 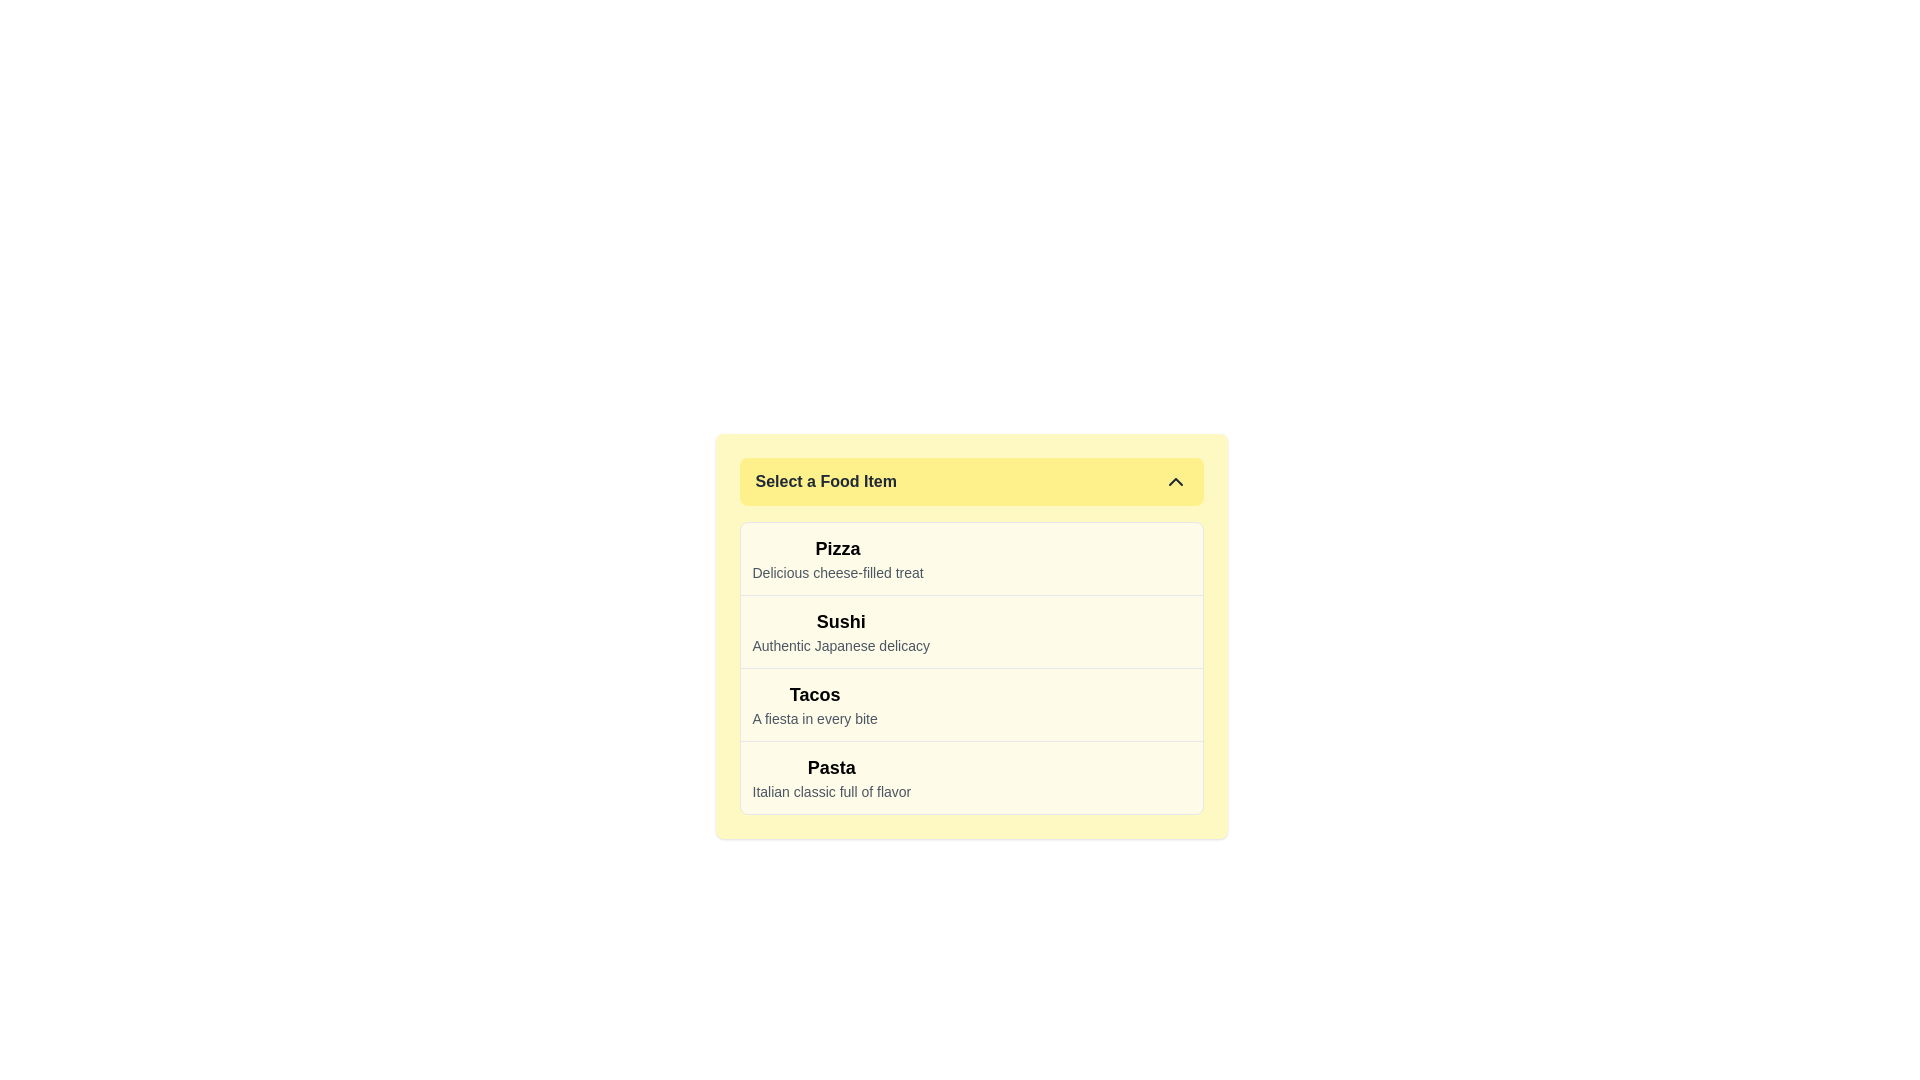 I want to click on the text element displaying 'Sushi' in the dropdown menu titled 'Select a Food Item', so click(x=841, y=632).